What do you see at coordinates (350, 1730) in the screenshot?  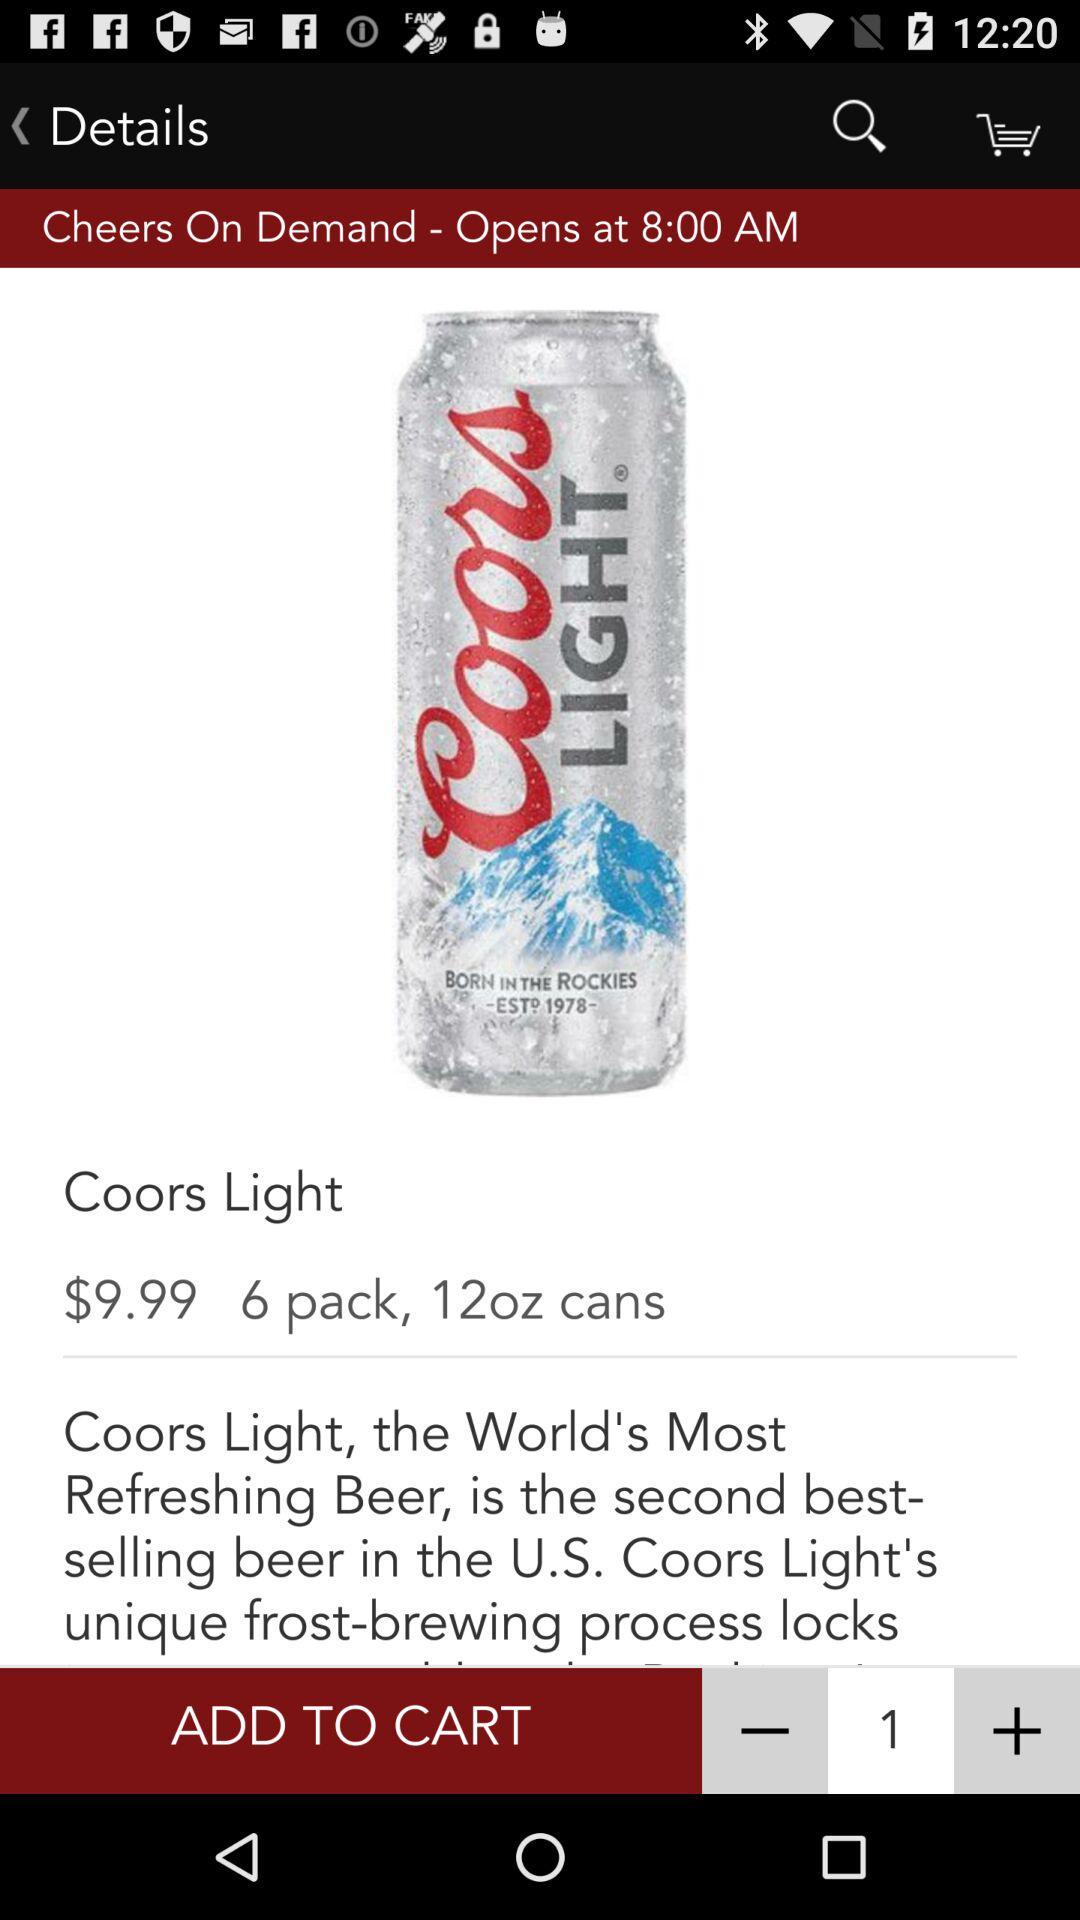 I see `add to cart item` at bounding box center [350, 1730].